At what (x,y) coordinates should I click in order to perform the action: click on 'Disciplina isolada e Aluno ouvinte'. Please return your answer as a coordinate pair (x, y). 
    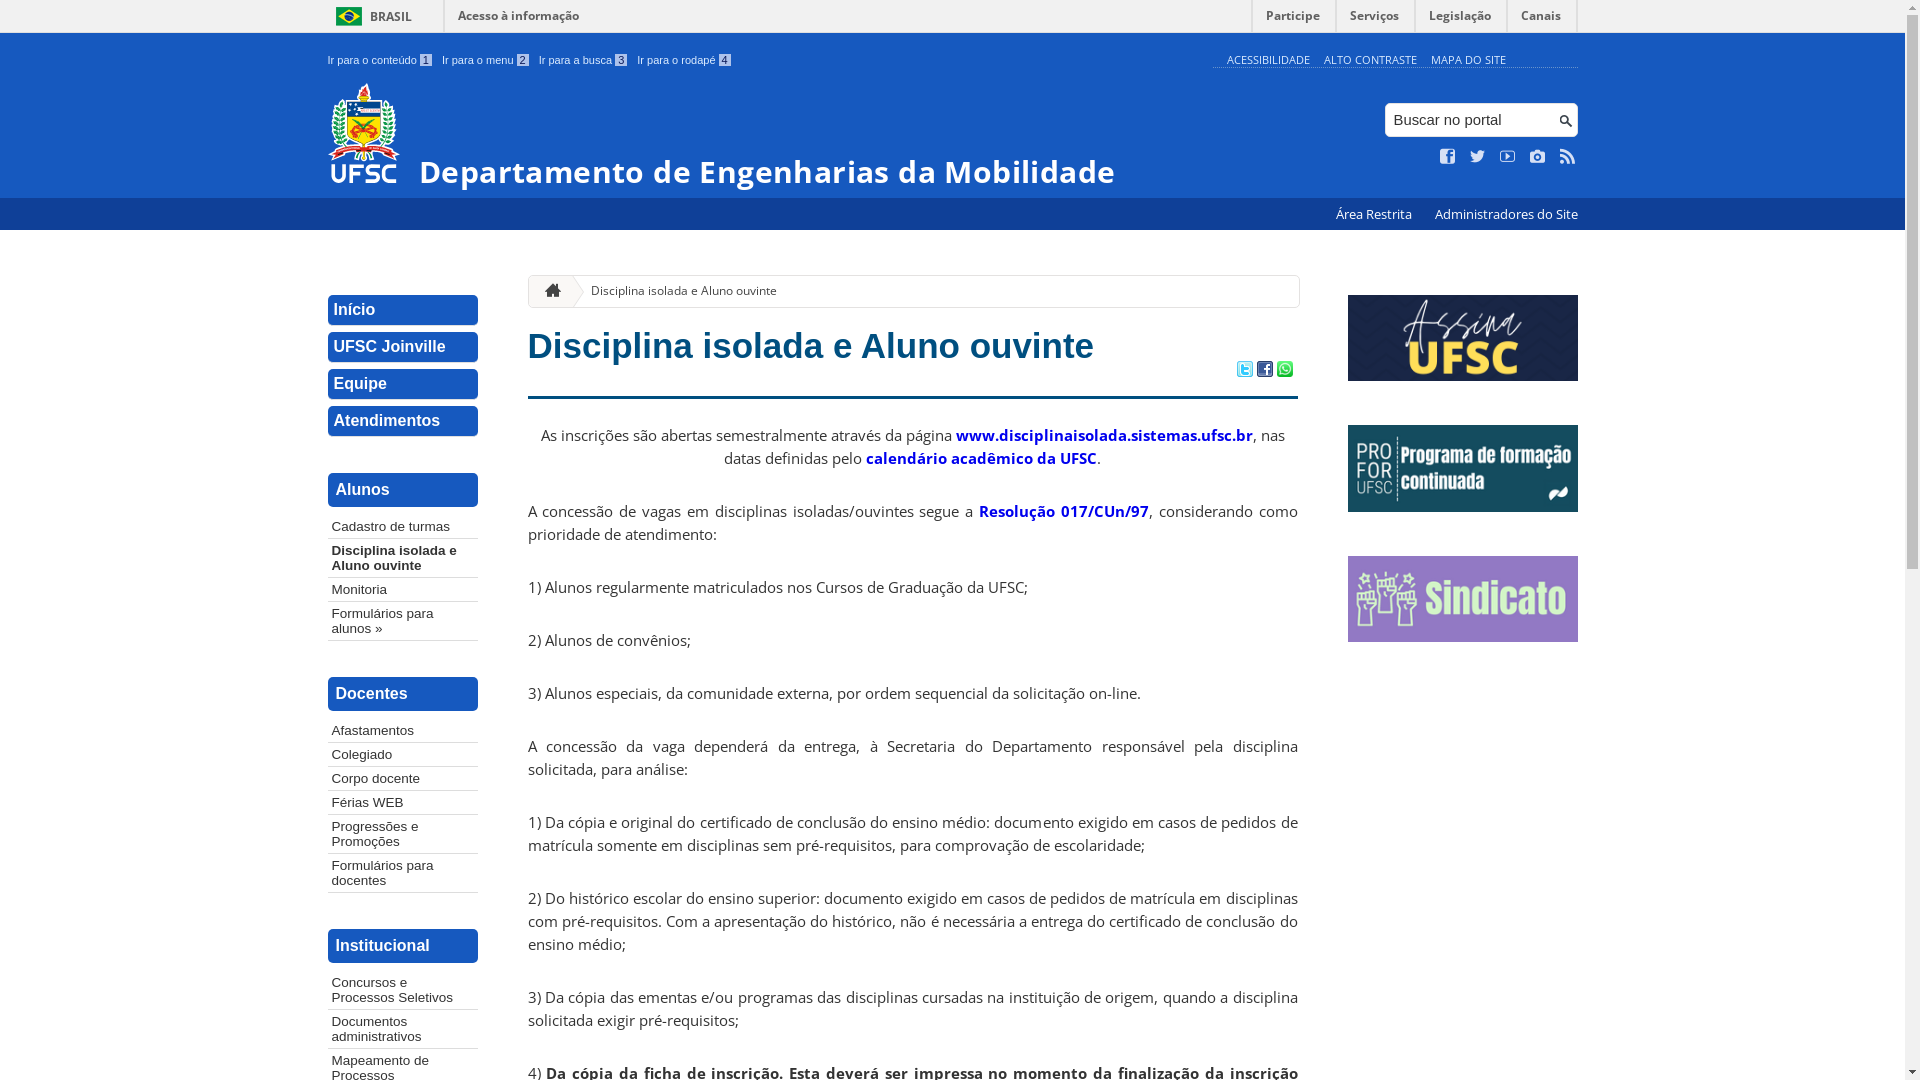
    Looking at the image, I should click on (402, 558).